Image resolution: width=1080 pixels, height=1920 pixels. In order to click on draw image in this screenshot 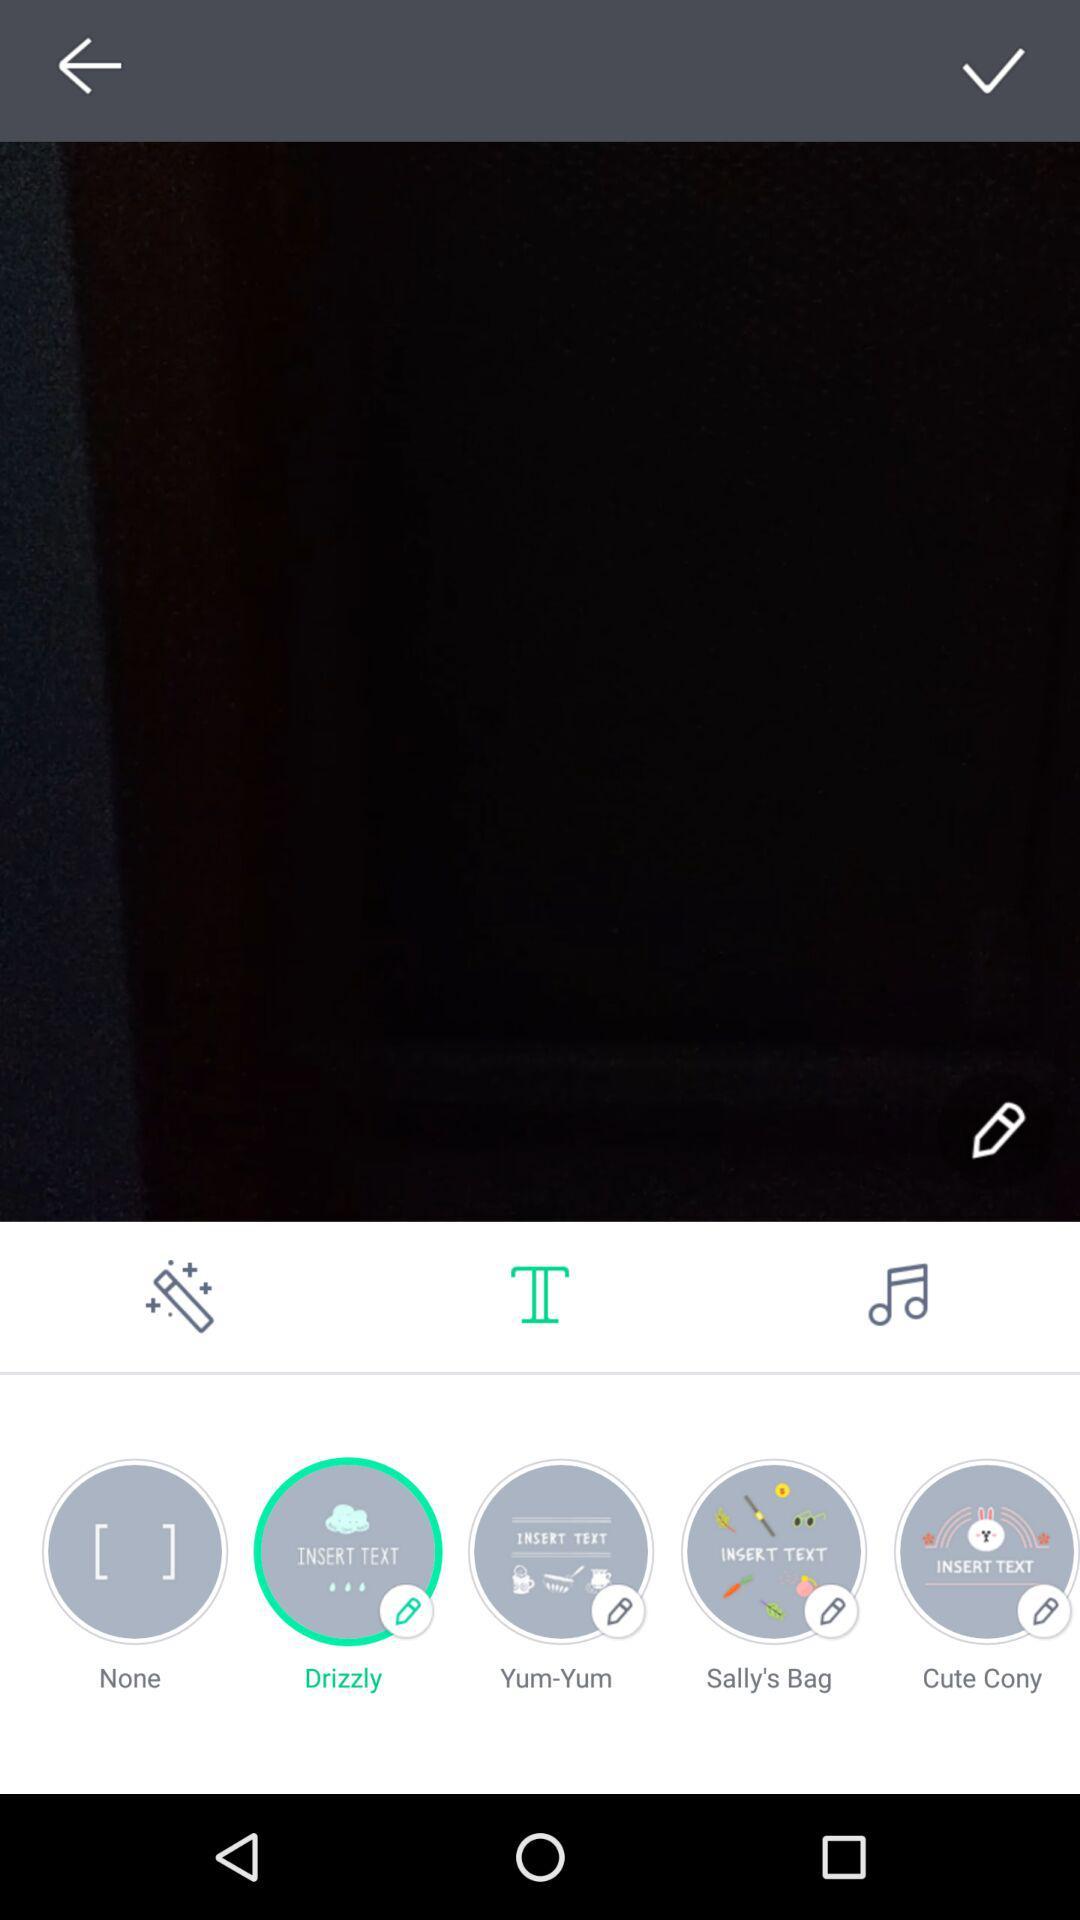, I will do `click(180, 1296)`.